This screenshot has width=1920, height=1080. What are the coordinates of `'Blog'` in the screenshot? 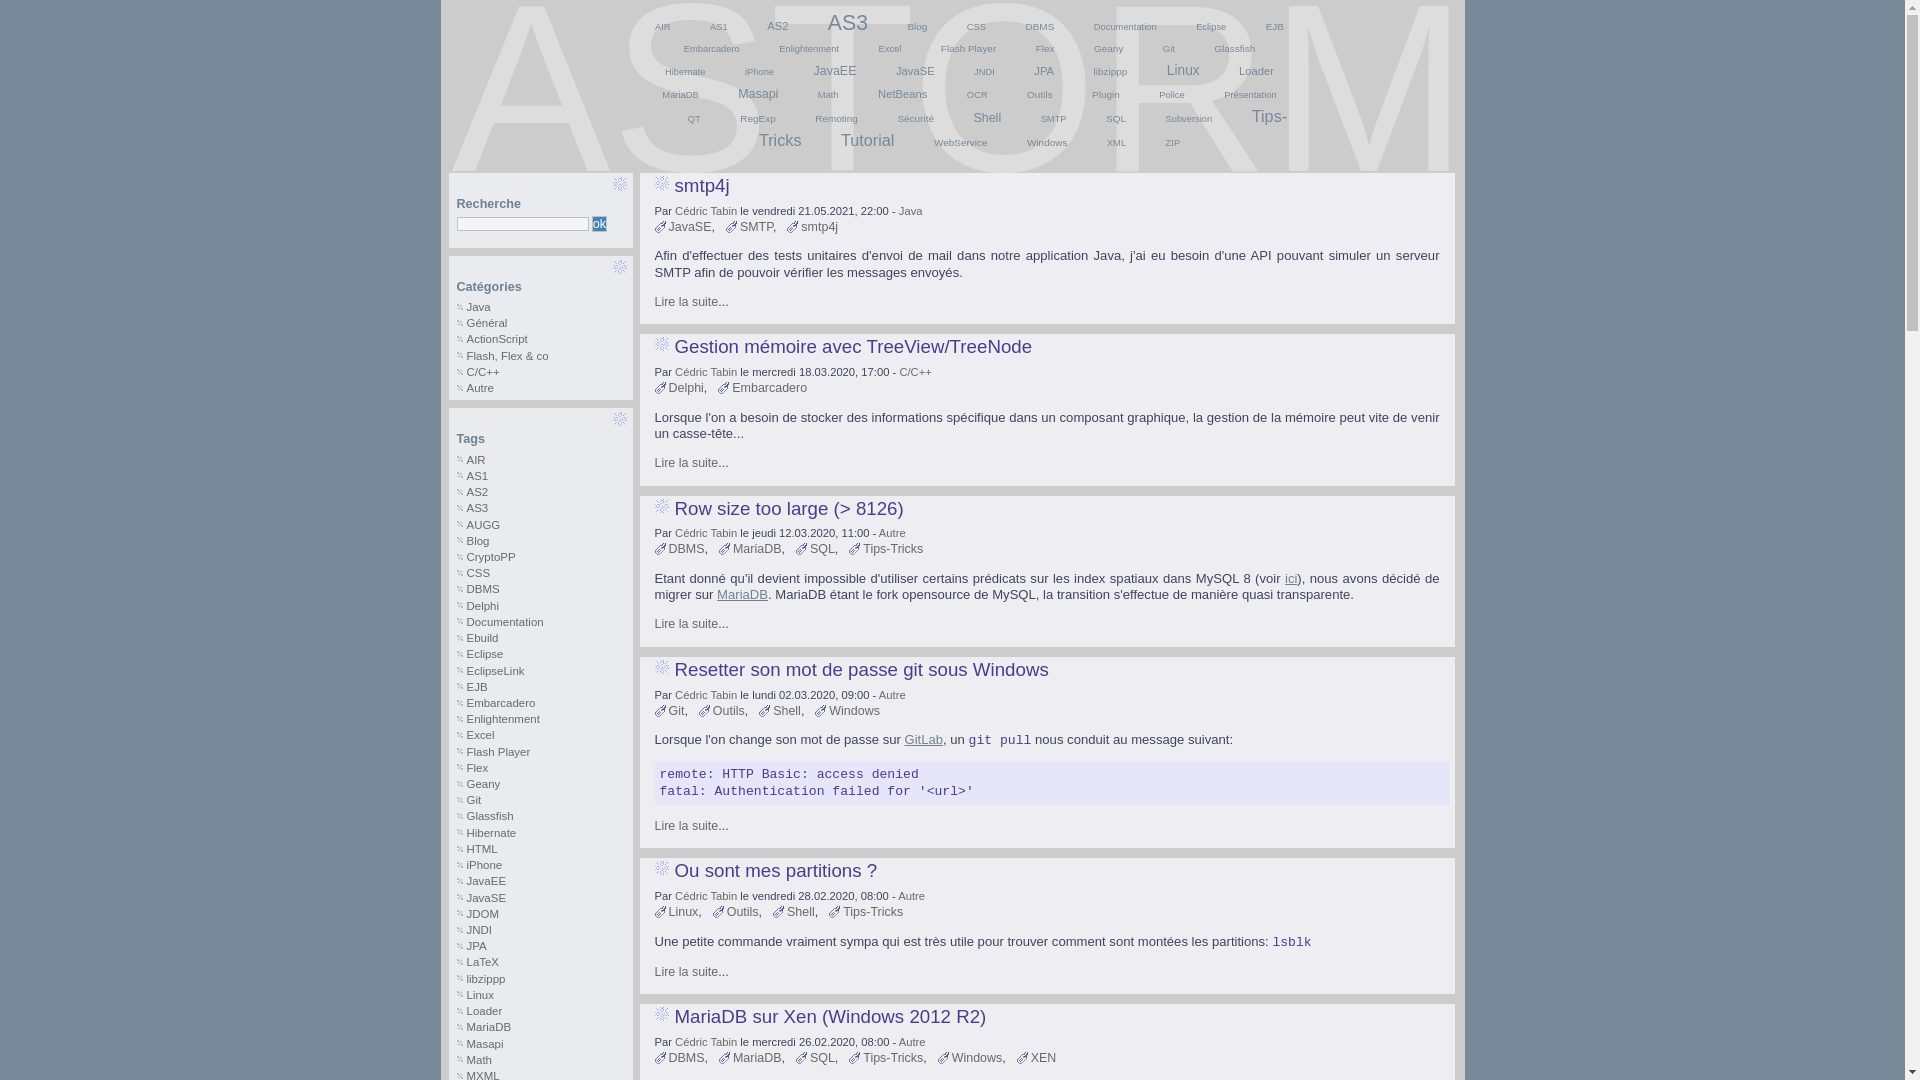 It's located at (915, 26).